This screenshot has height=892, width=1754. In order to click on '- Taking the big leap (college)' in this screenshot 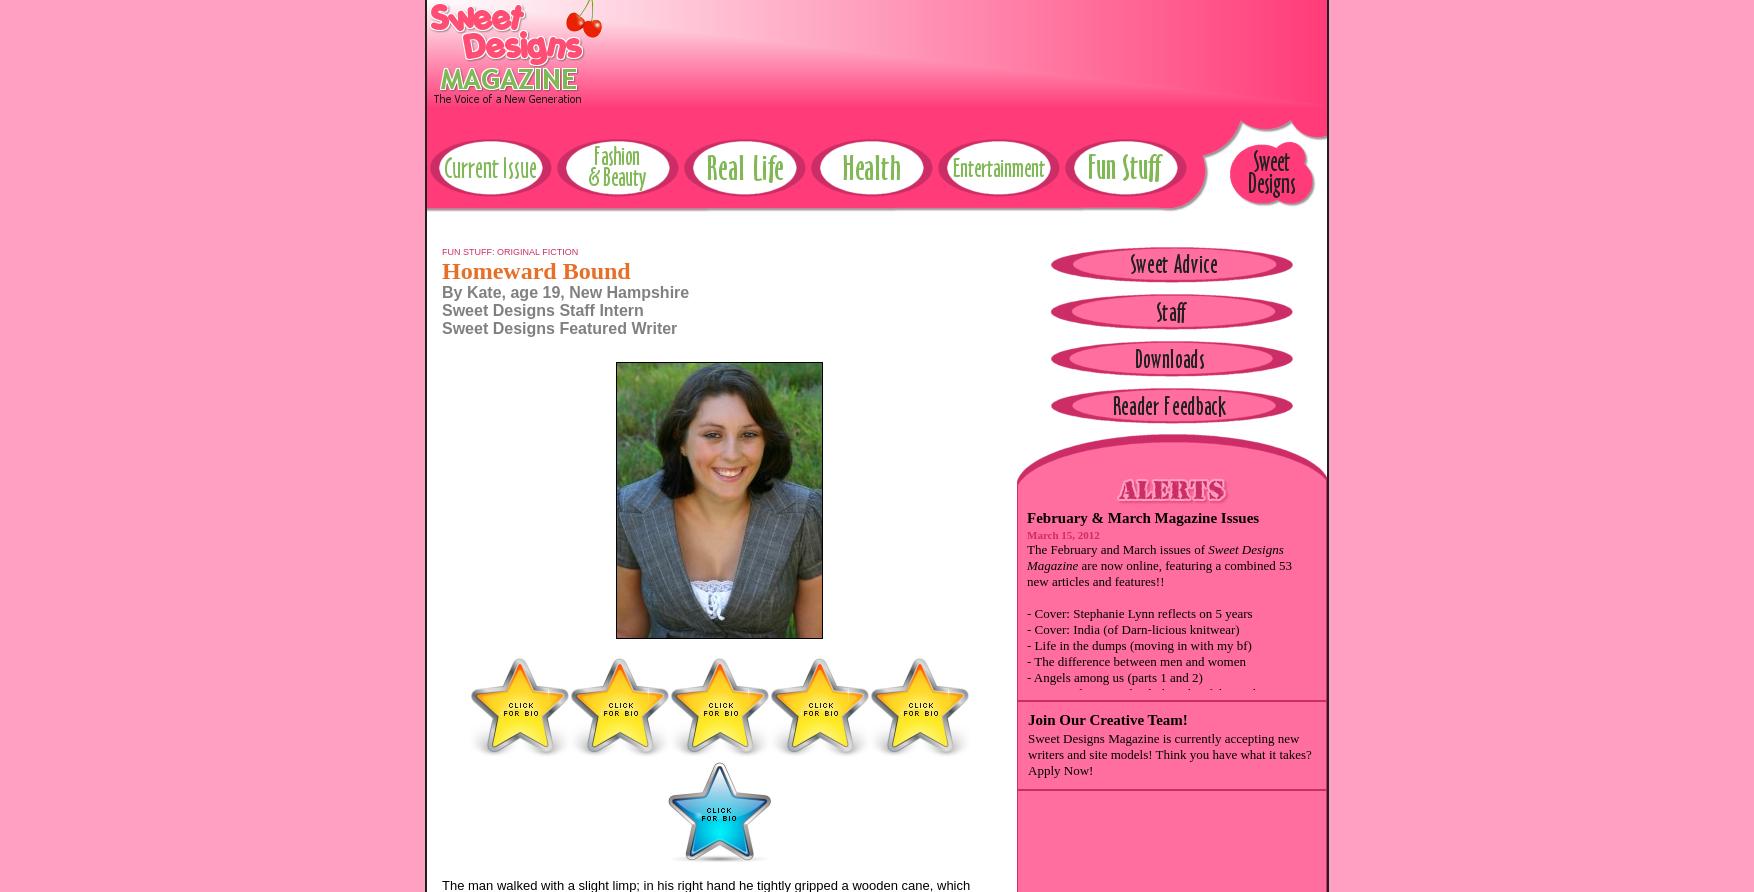, I will do `click(1105, 772)`.